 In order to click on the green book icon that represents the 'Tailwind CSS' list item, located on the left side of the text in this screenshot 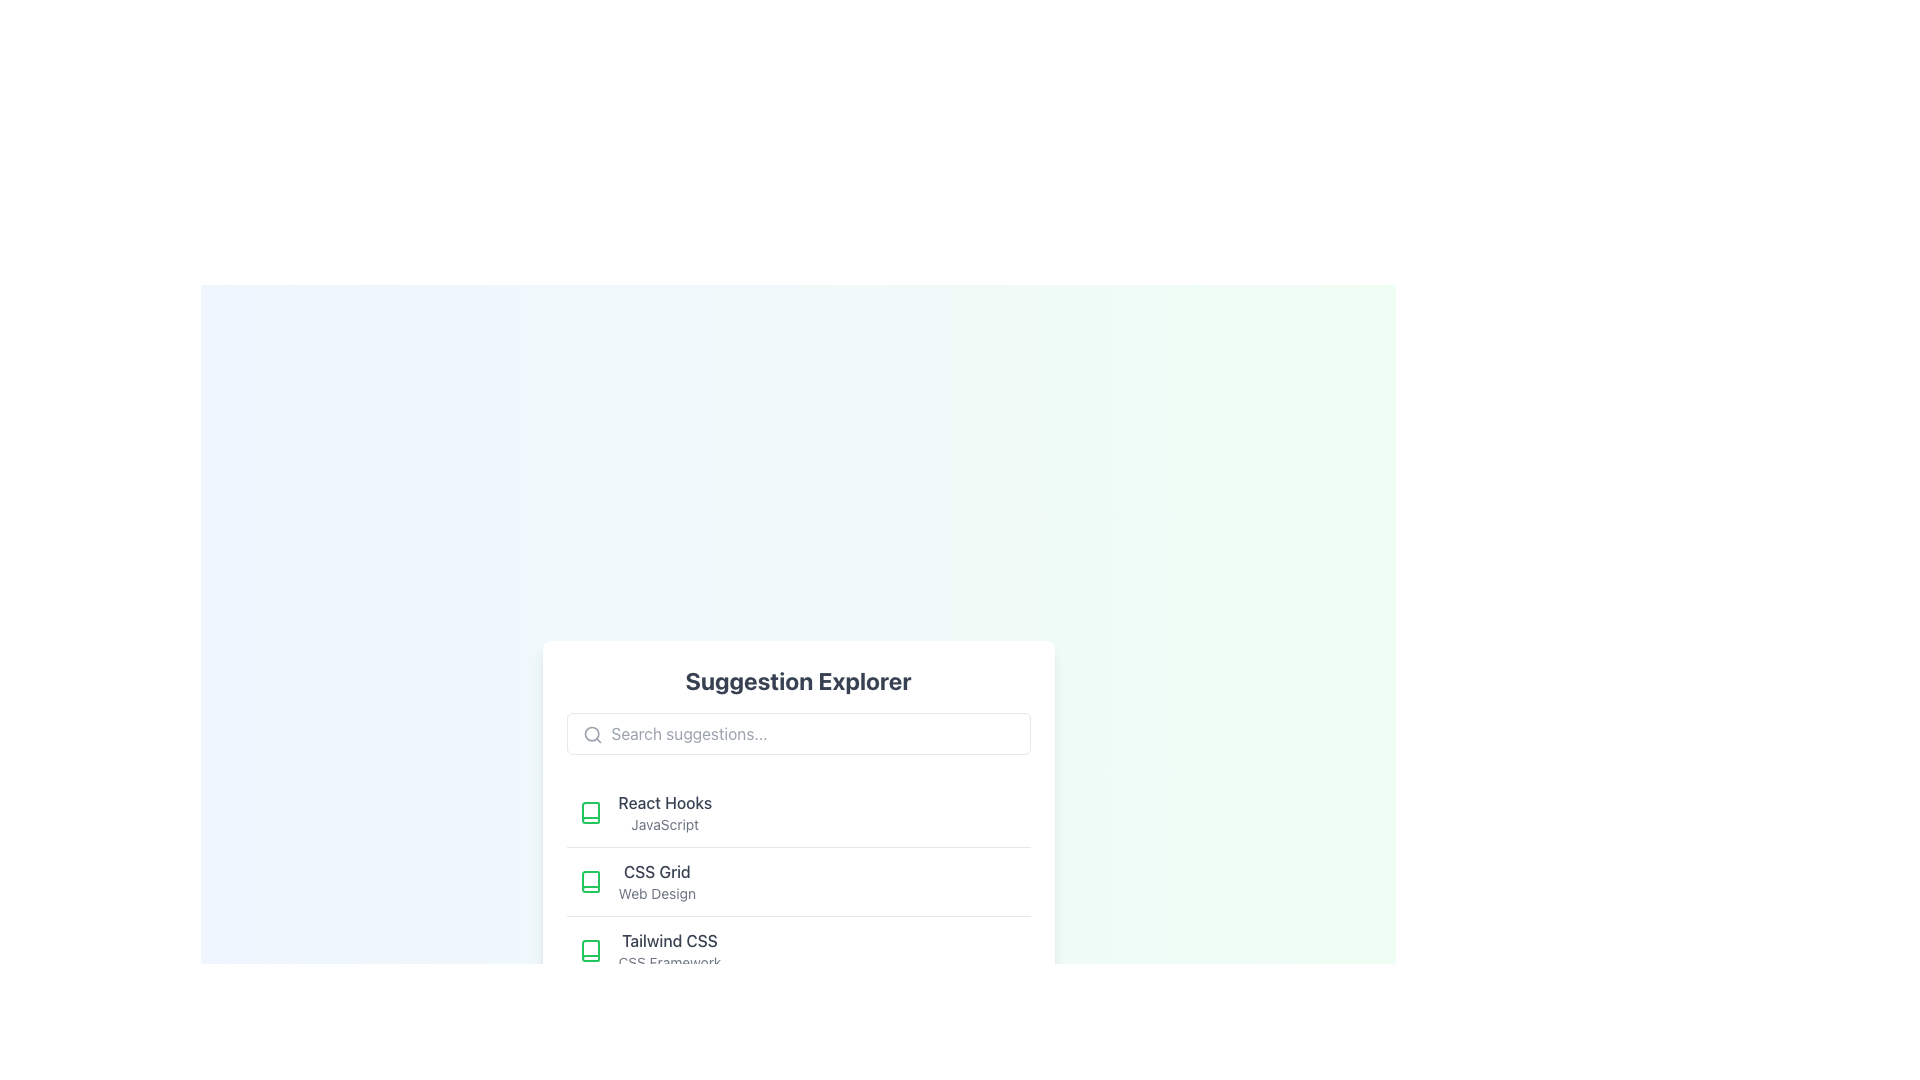, I will do `click(589, 950)`.